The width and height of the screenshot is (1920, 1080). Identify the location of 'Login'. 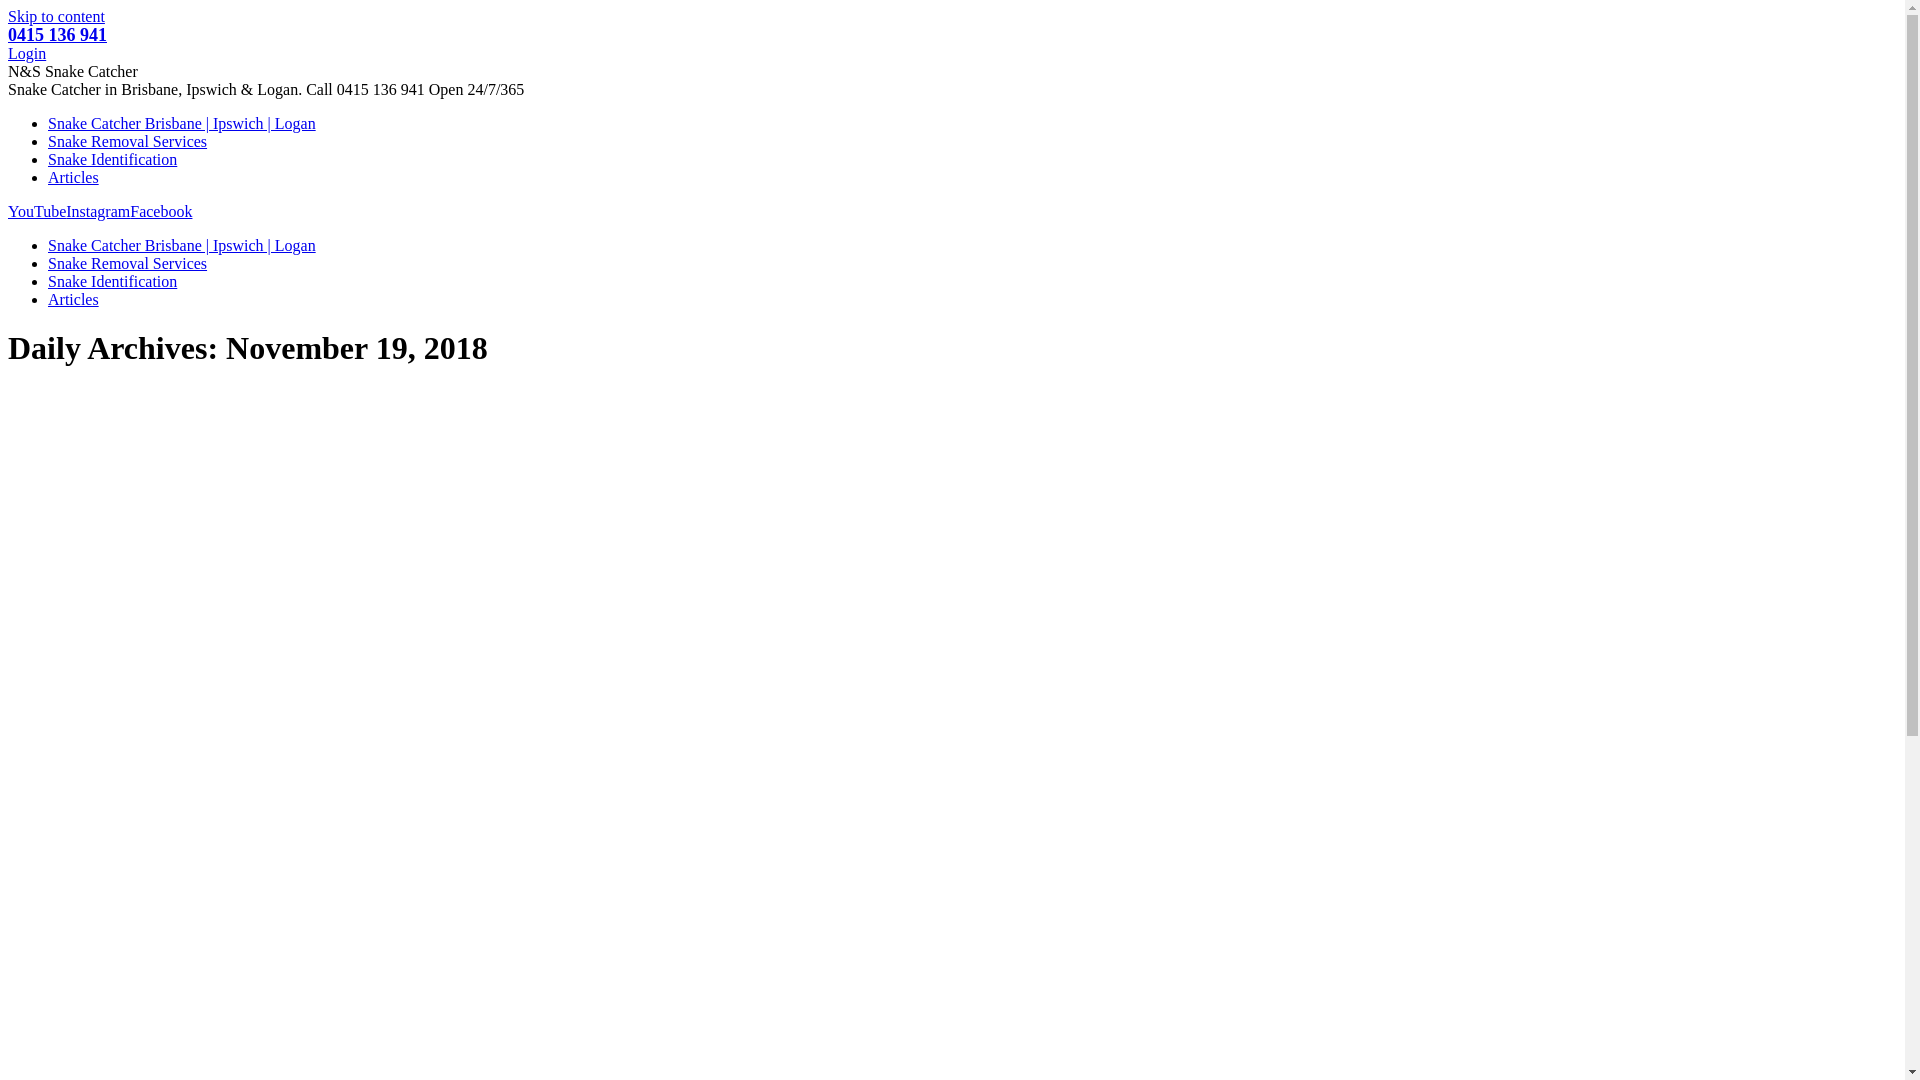
(27, 52).